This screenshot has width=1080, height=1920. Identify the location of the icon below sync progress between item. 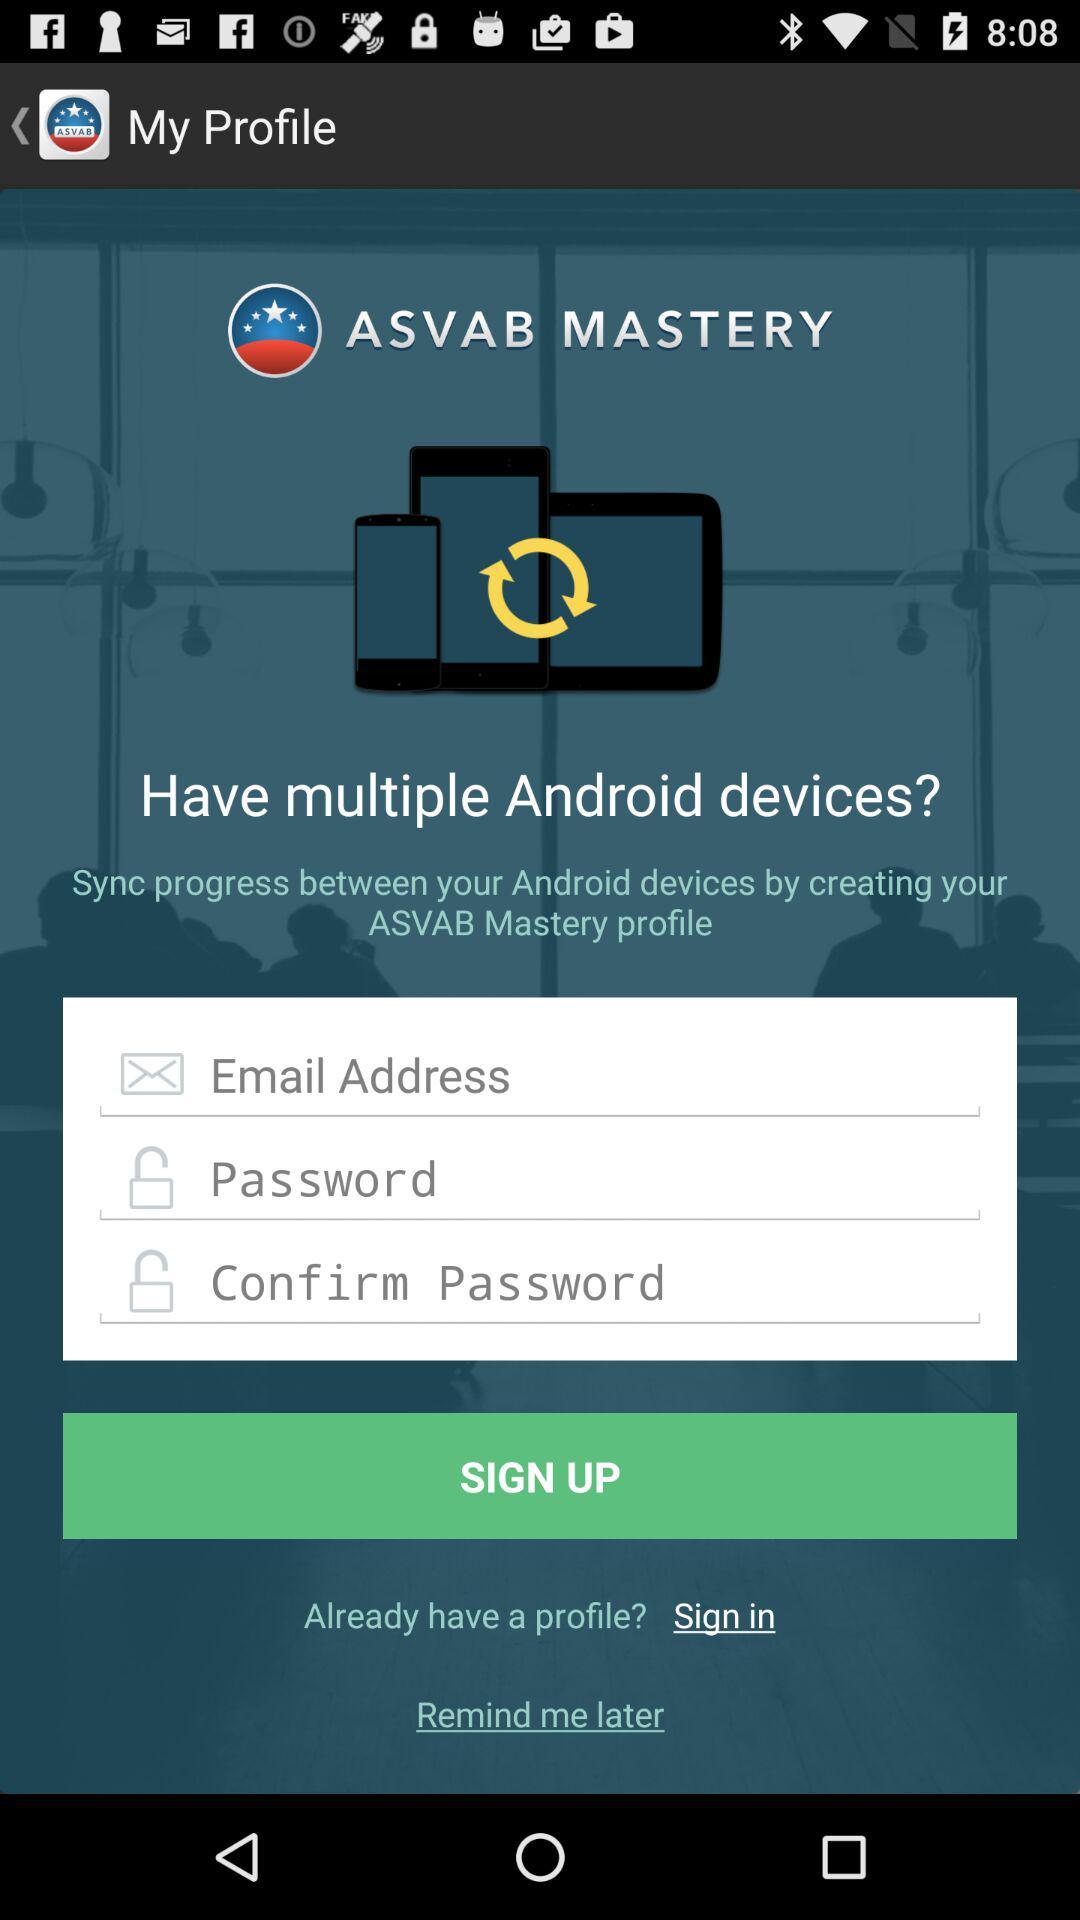
(540, 1074).